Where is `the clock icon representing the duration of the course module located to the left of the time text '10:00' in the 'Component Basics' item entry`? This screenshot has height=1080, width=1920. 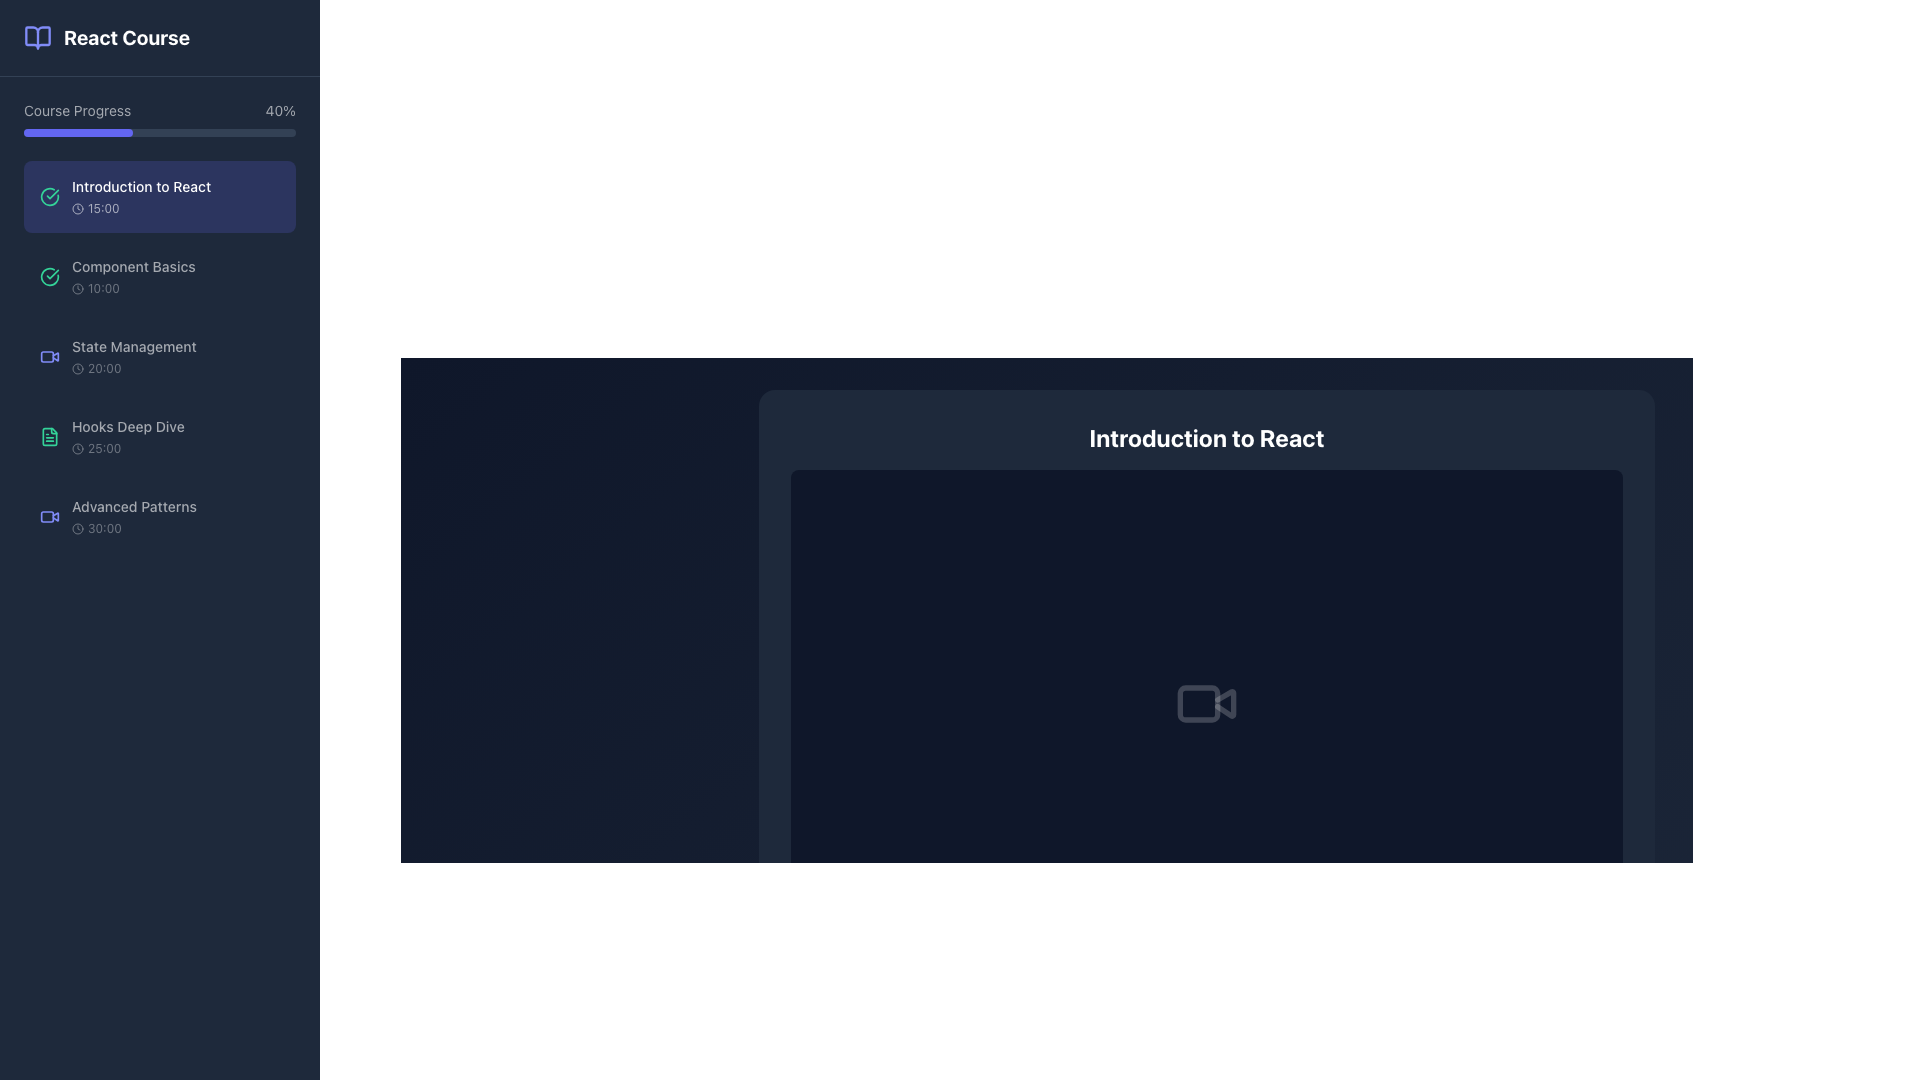
the clock icon representing the duration of the course module located to the left of the time text '10:00' in the 'Component Basics' item entry is located at coordinates (77, 289).